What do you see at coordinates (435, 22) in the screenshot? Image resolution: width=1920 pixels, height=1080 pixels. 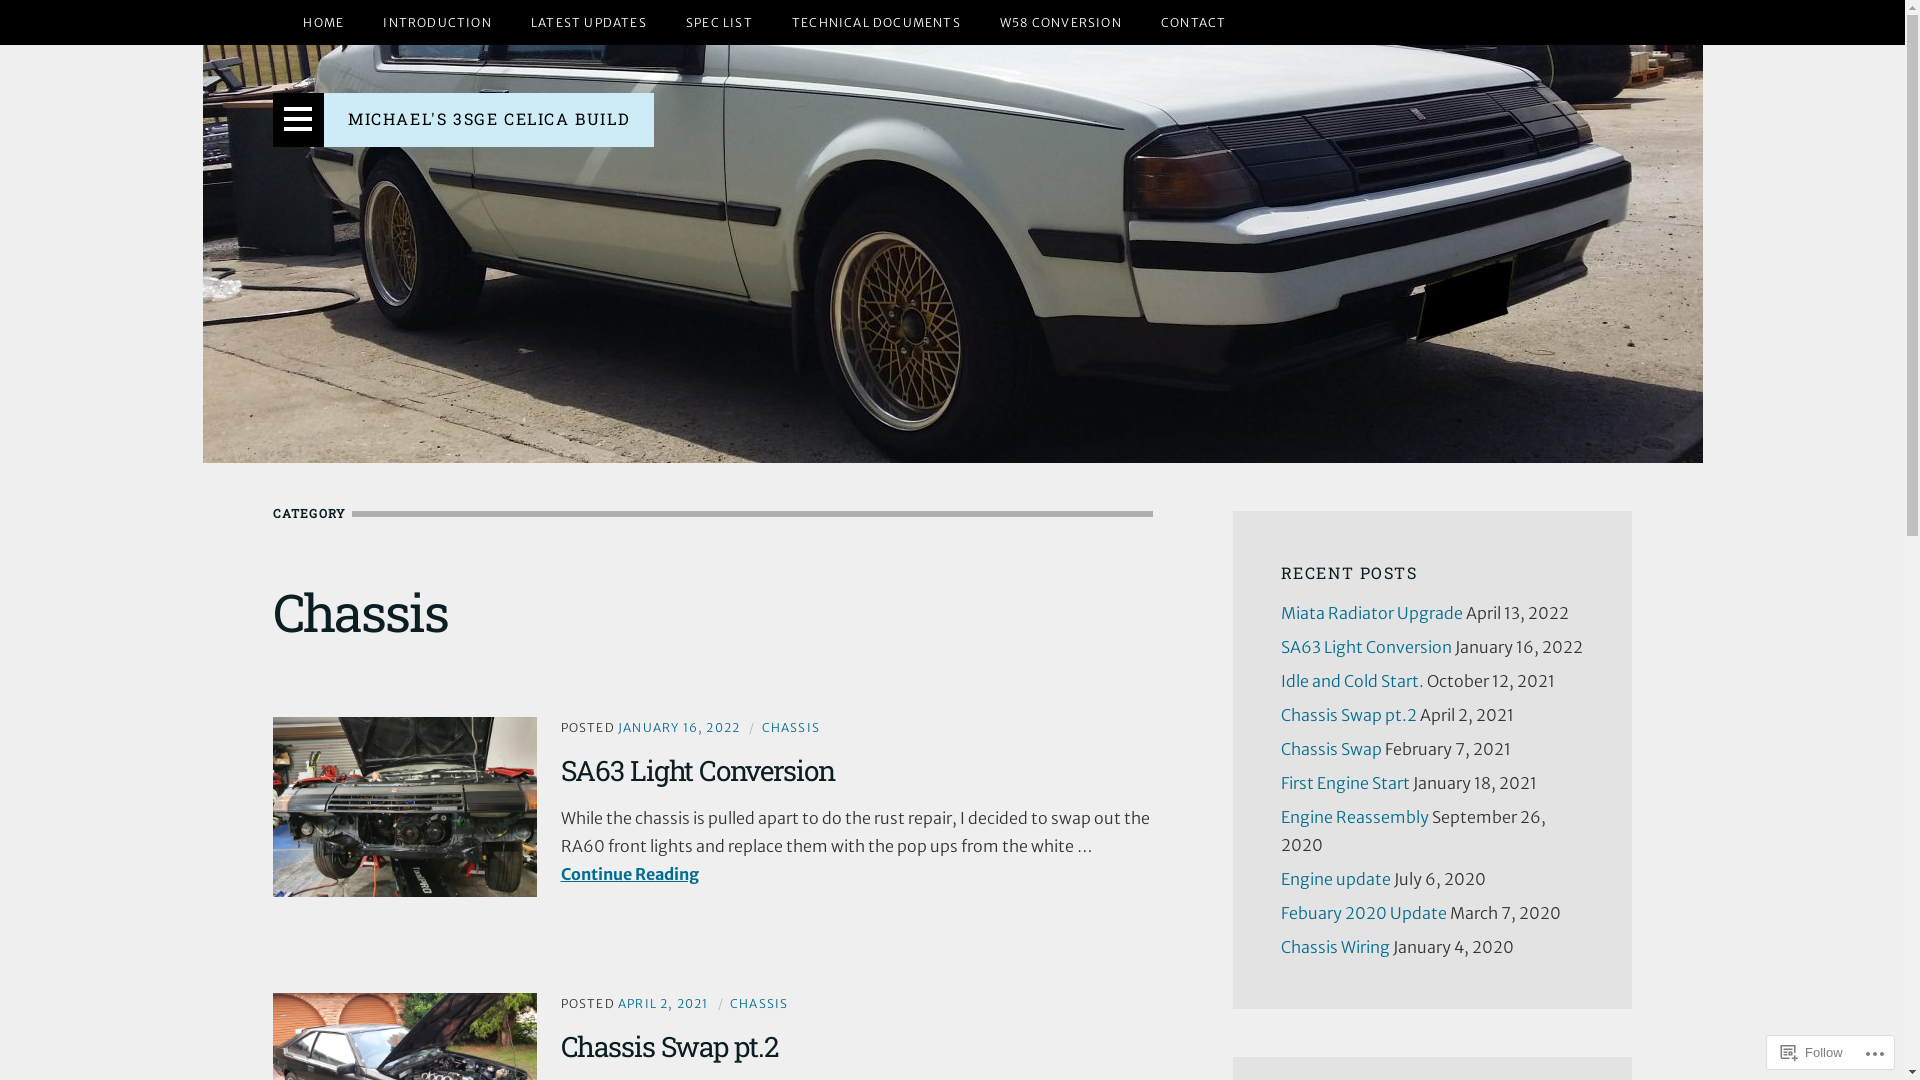 I see `'INTRODUCTION'` at bounding box center [435, 22].